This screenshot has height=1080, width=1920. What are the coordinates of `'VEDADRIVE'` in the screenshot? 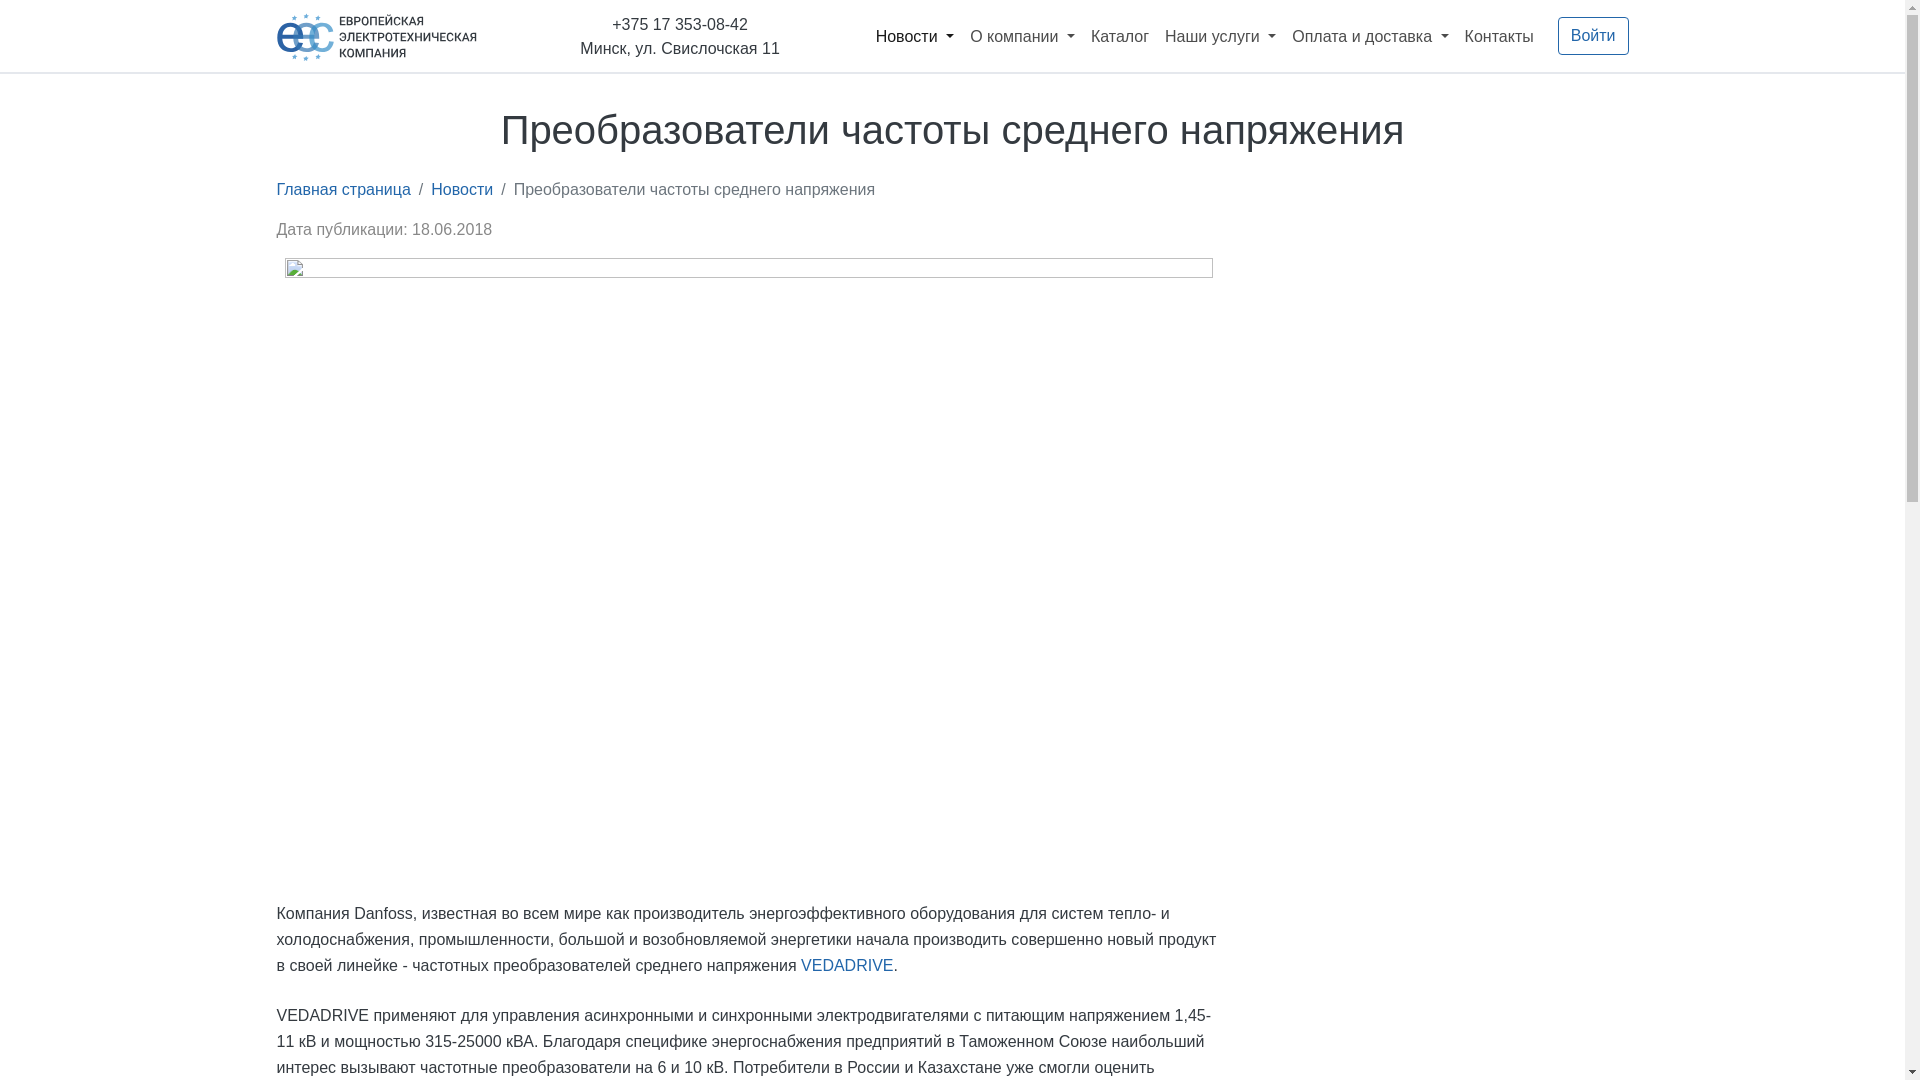 It's located at (801, 964).